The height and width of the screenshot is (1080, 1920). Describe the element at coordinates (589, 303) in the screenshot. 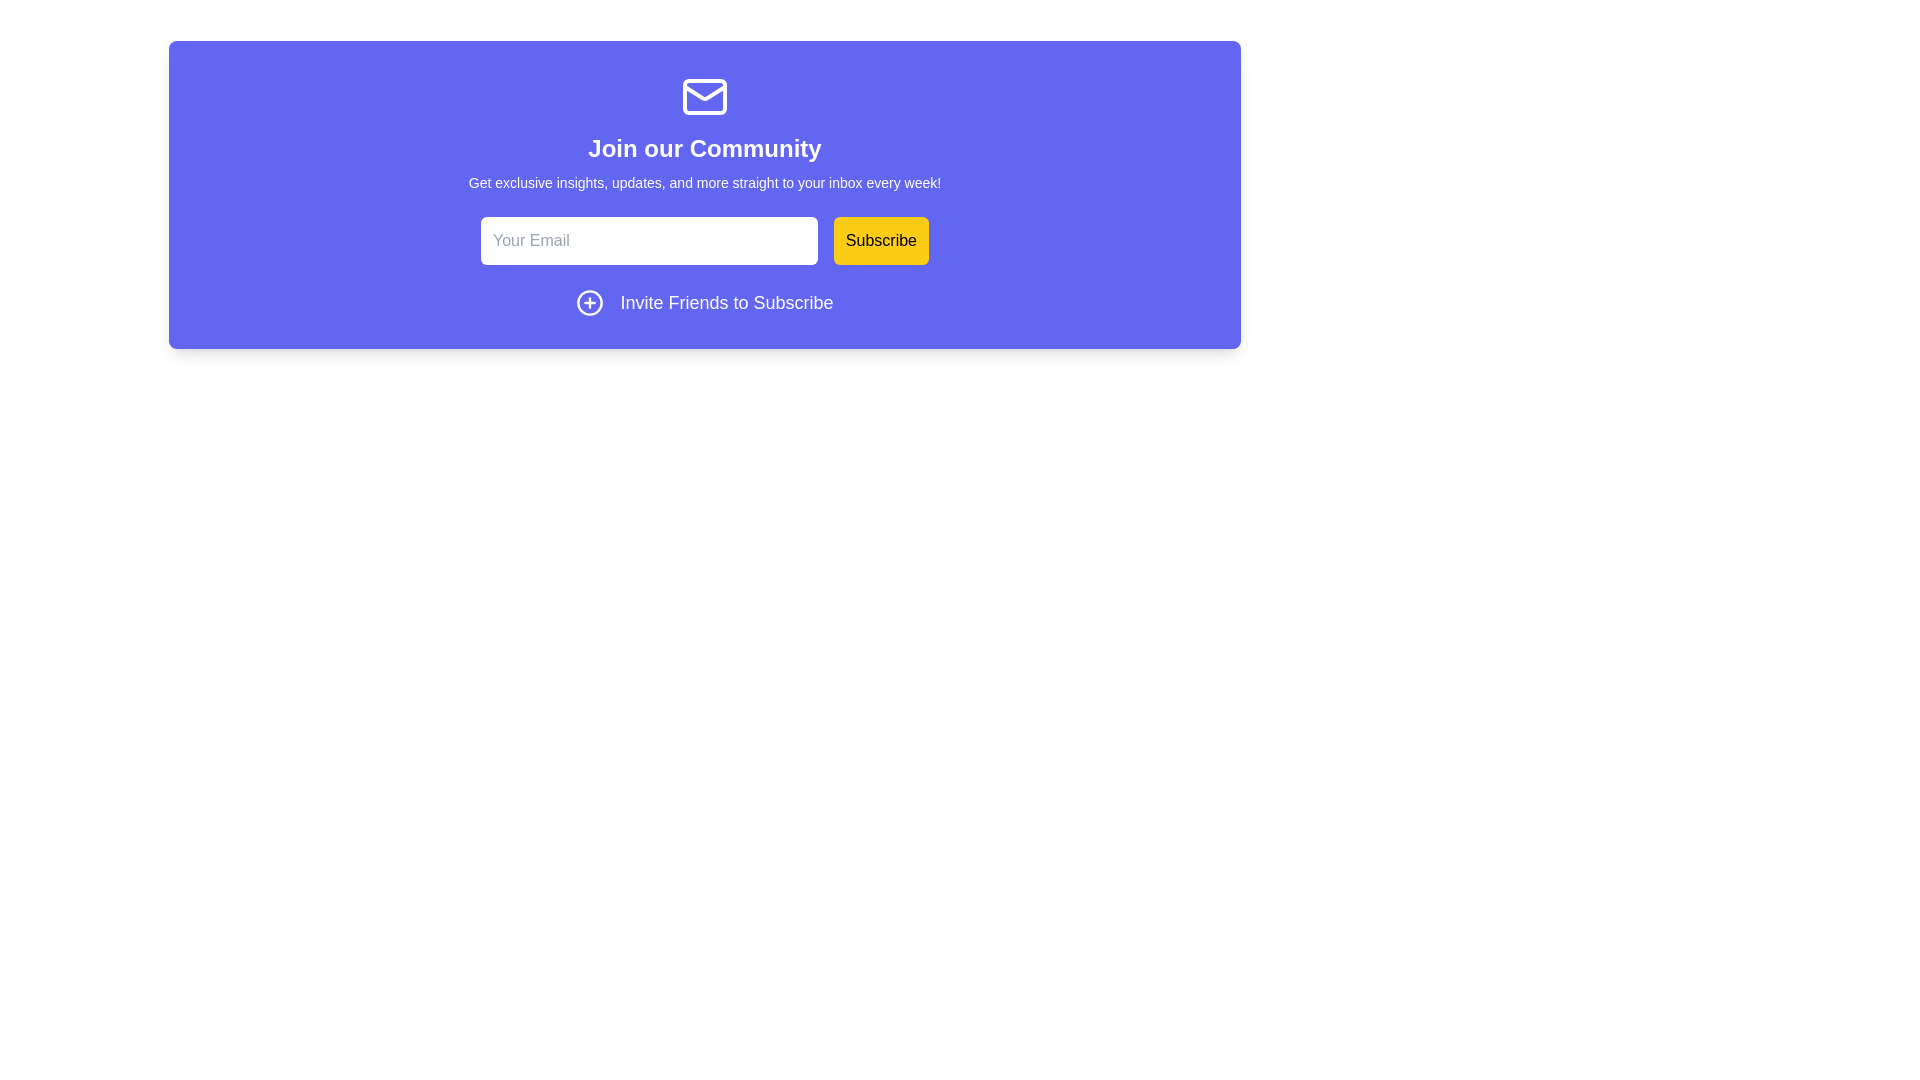

I see `the circular outlined icon featuring a plus sign to initiate the invitation process` at that location.